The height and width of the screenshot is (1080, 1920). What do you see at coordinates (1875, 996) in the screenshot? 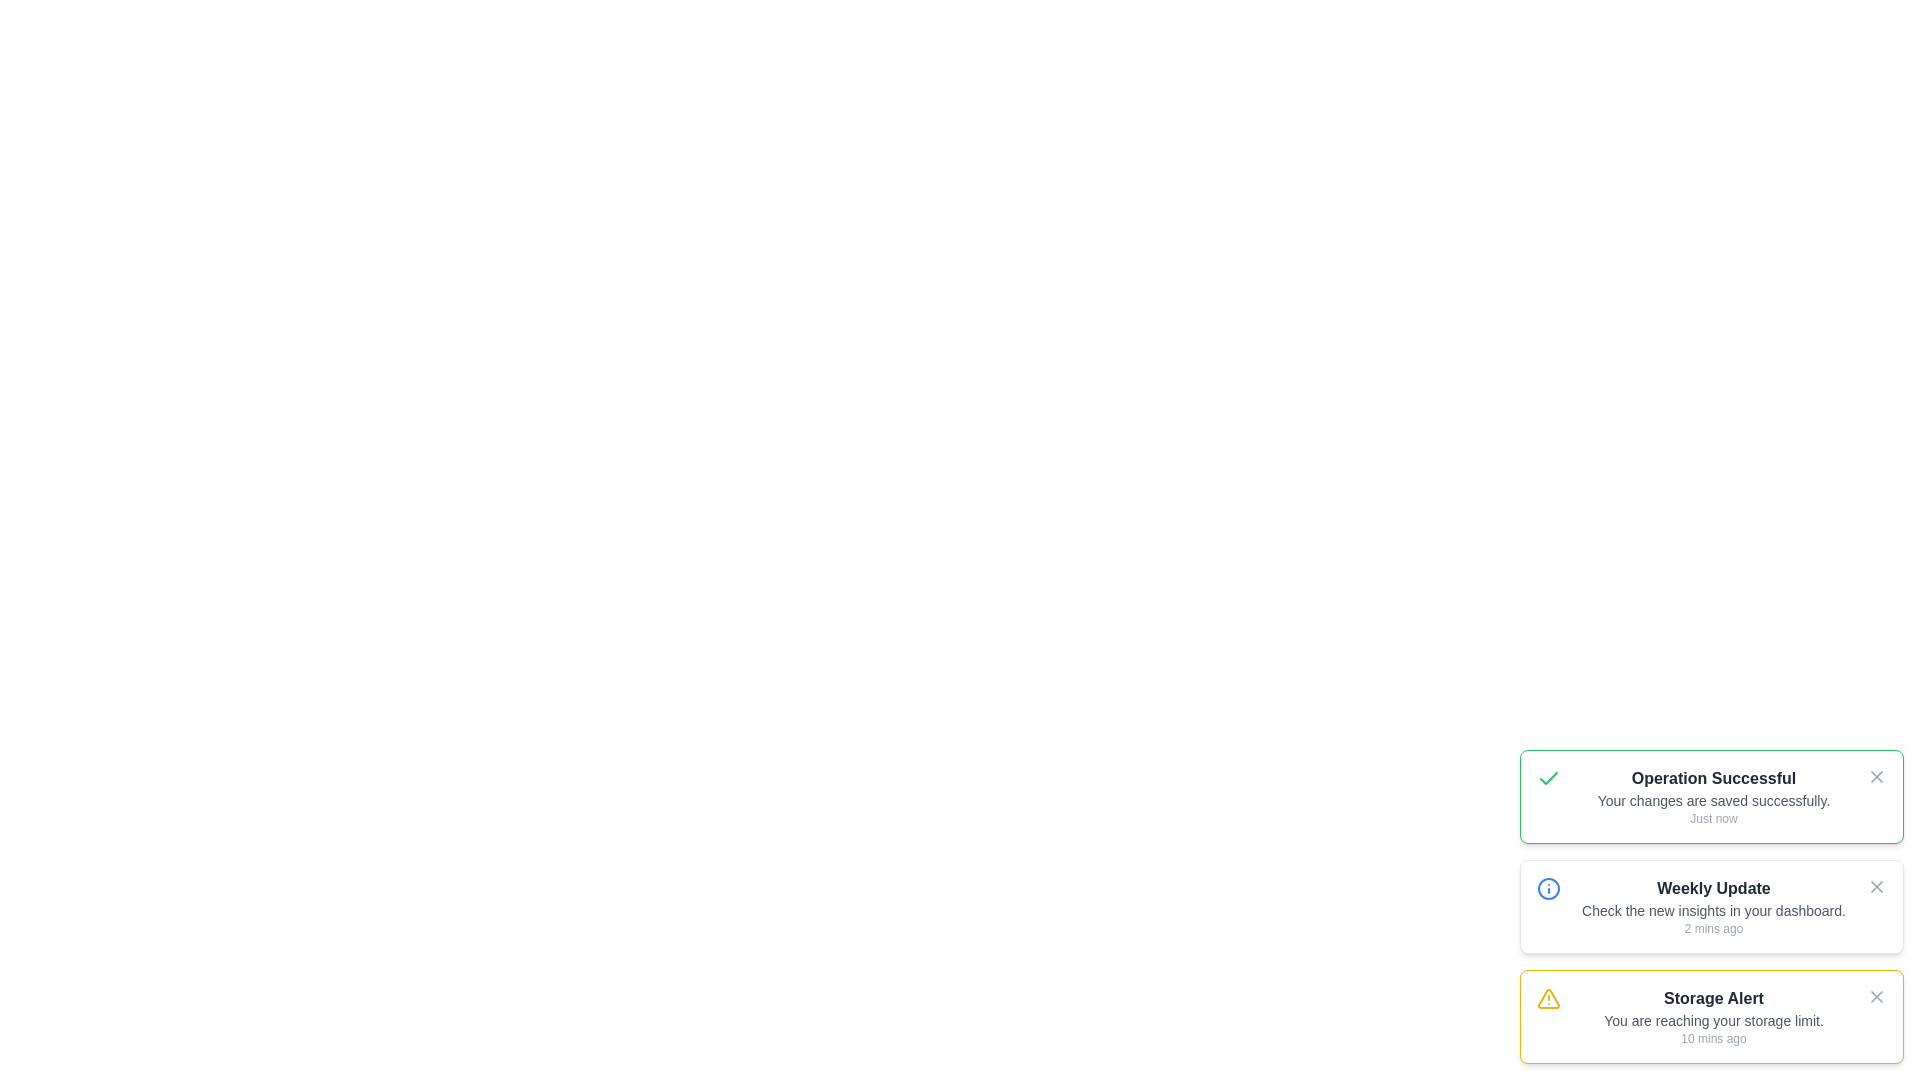
I see `the 'X' button located in the top-right corner of the 'Storage Alert' notification card` at bounding box center [1875, 996].